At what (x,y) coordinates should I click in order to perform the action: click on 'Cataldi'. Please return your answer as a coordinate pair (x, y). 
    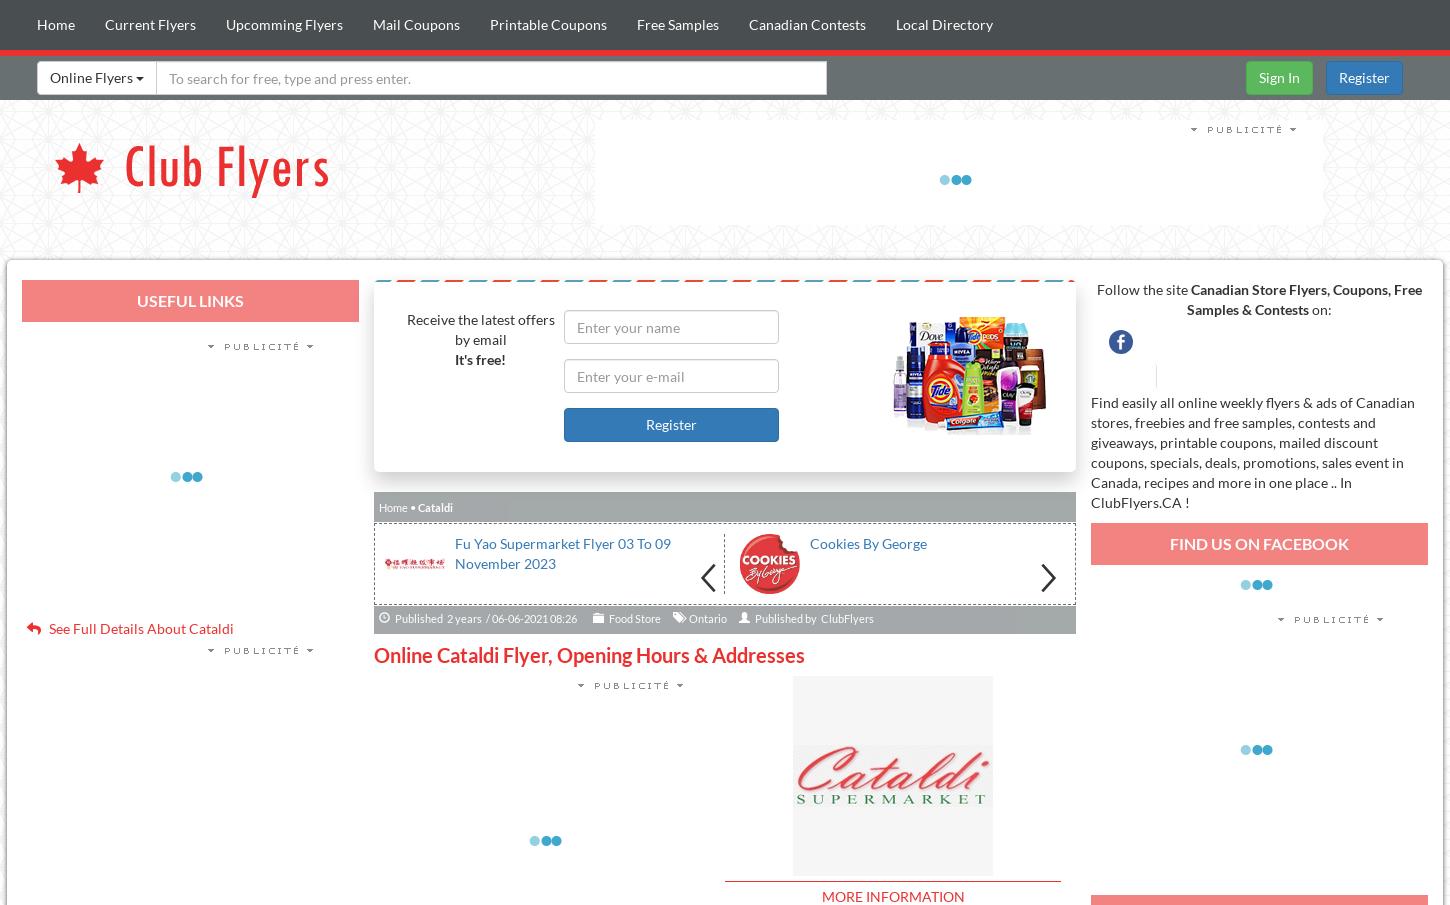
    Looking at the image, I should click on (433, 506).